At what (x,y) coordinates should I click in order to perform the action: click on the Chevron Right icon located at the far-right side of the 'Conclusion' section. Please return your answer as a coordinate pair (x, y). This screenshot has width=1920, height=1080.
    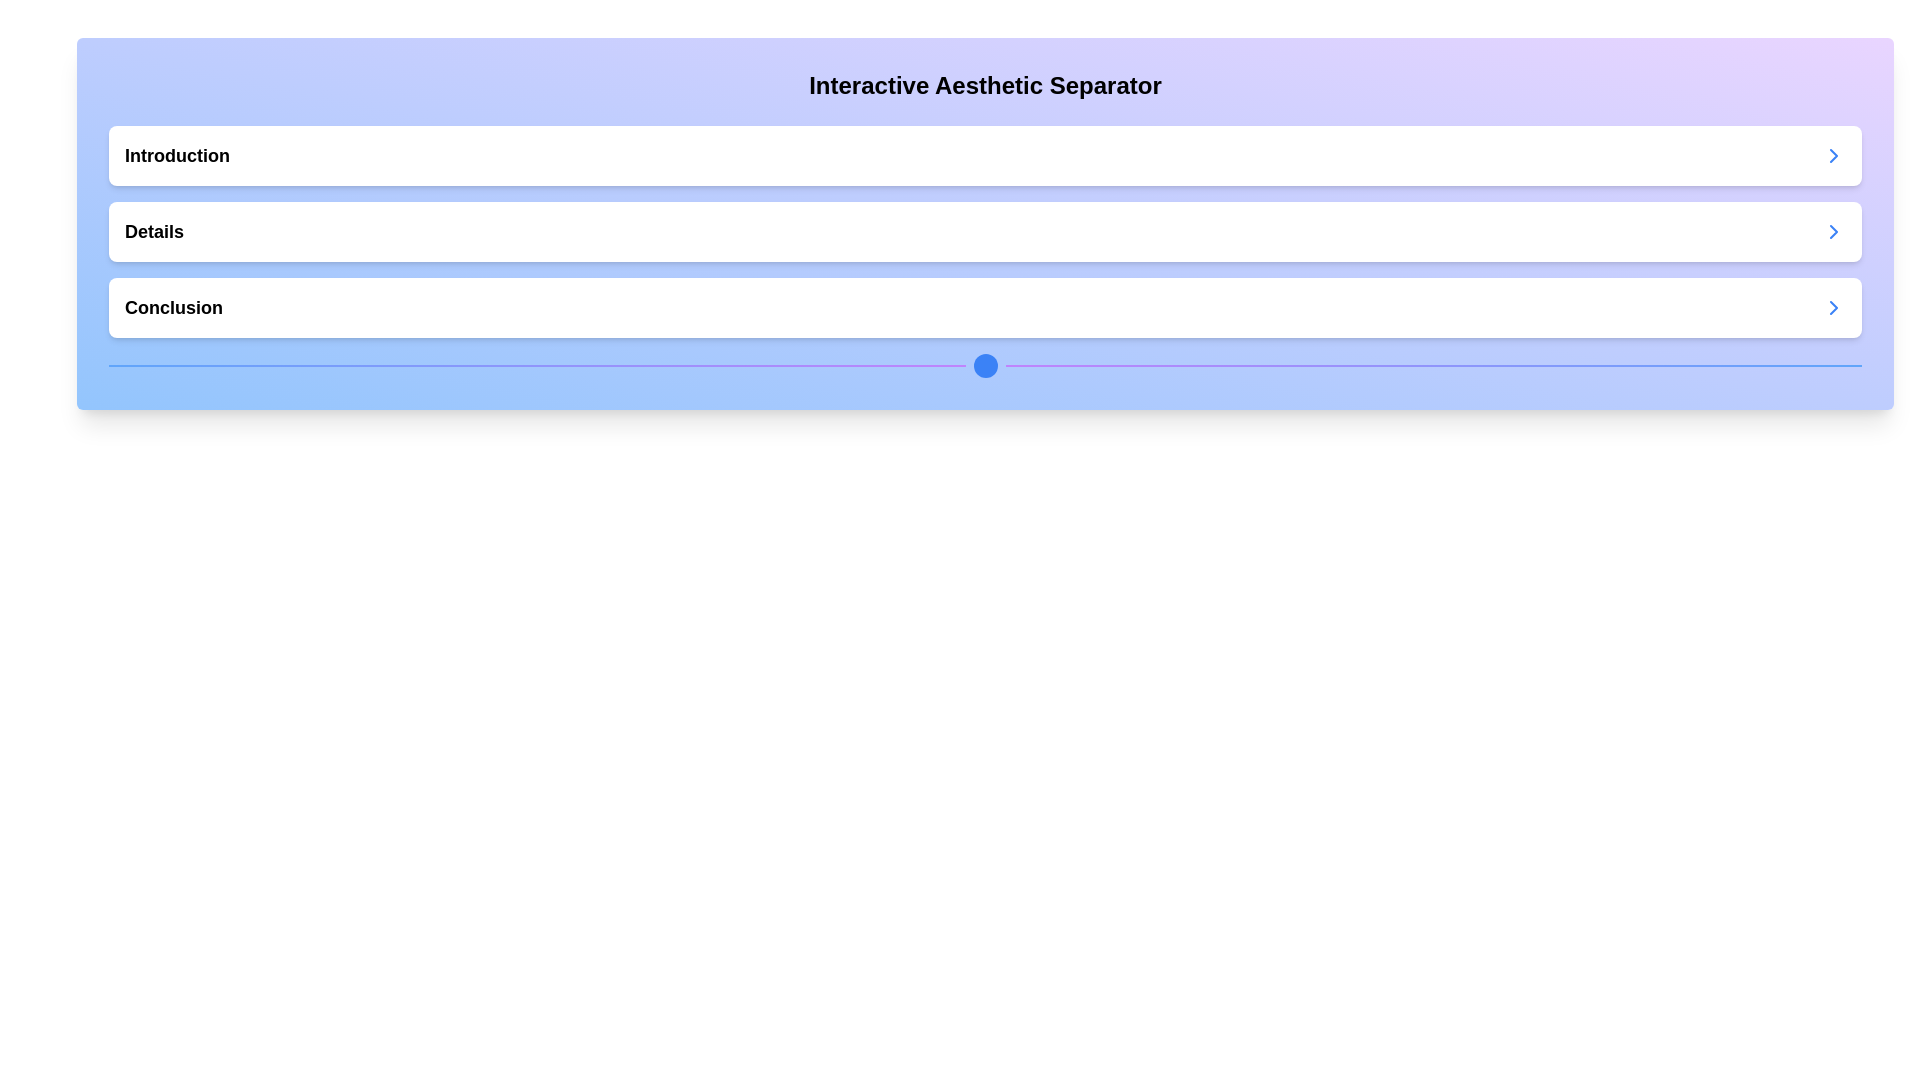
    Looking at the image, I should click on (1833, 308).